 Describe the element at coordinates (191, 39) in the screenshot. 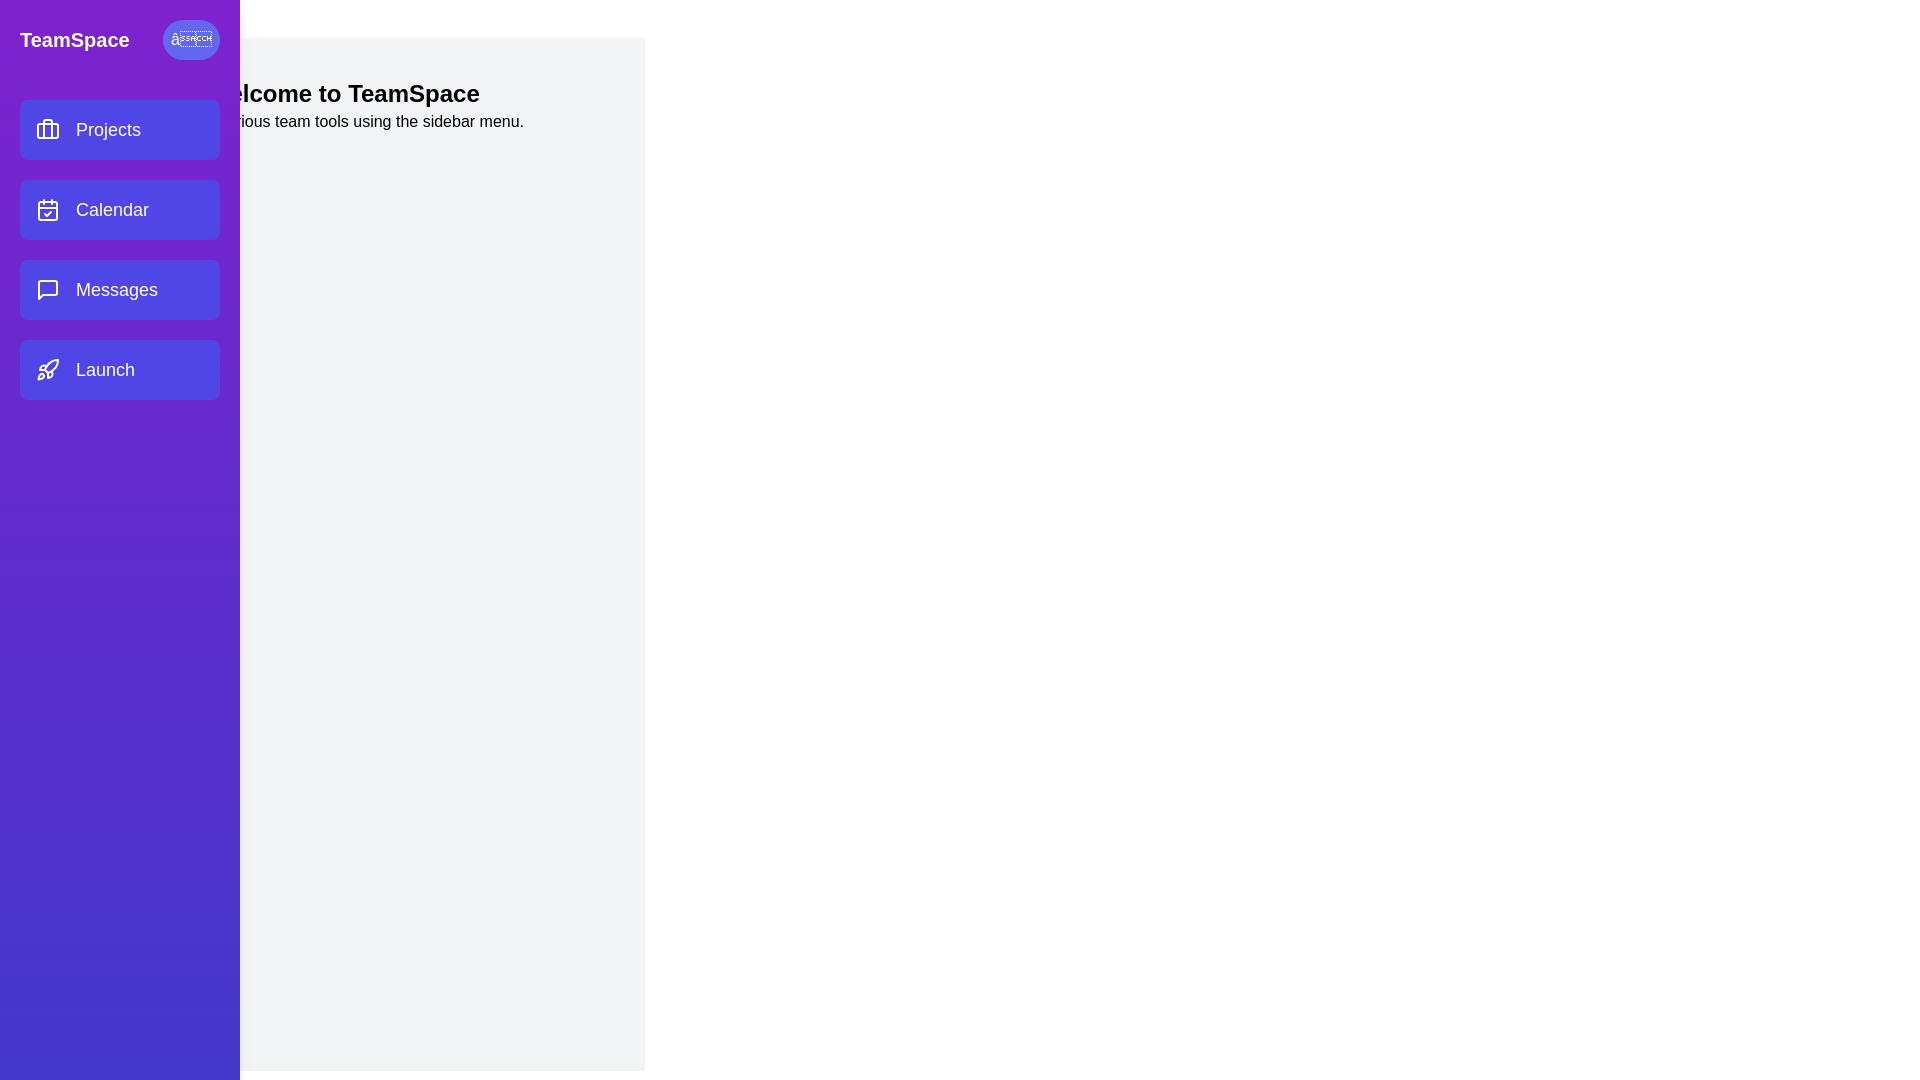

I see `the toggle button to toggle the sidebar visibility` at that location.